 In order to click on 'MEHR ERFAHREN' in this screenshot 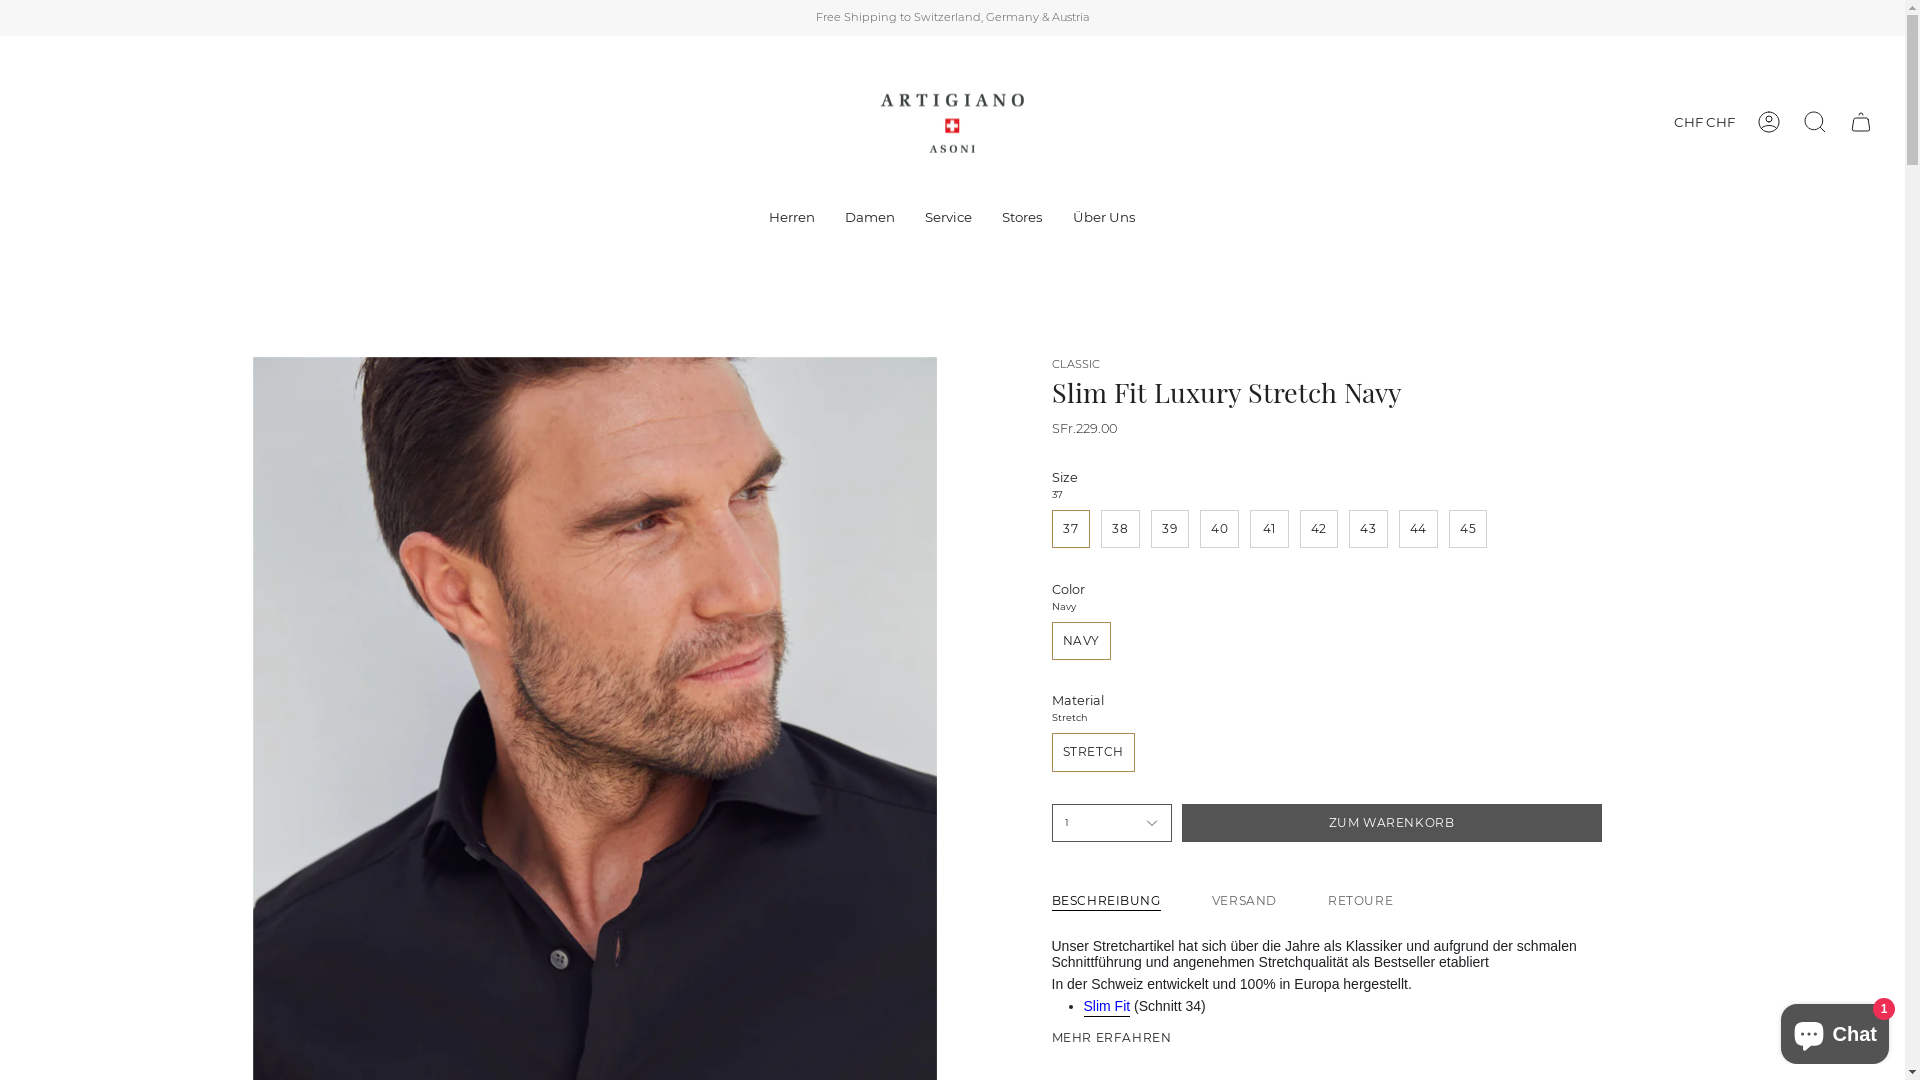, I will do `click(1111, 1036)`.